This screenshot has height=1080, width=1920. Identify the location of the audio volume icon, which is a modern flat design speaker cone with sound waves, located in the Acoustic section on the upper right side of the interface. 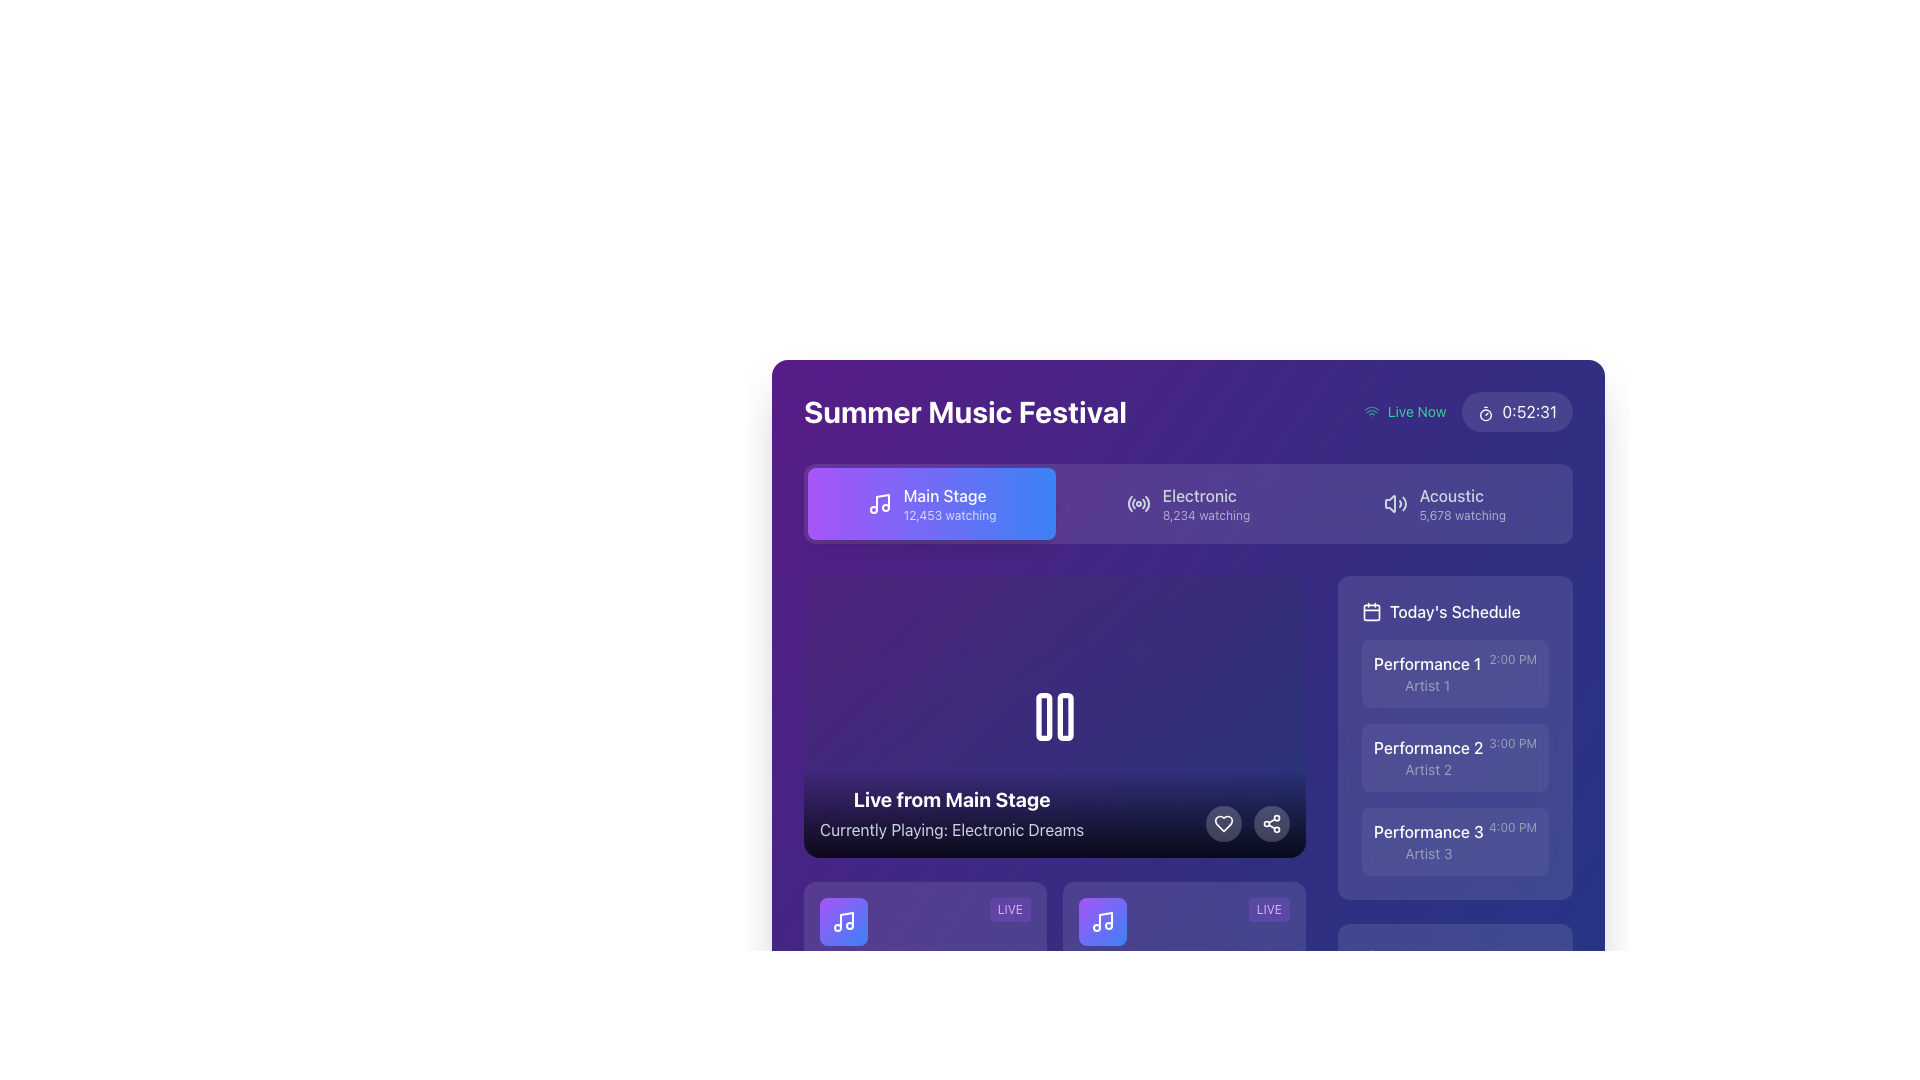
(1394, 503).